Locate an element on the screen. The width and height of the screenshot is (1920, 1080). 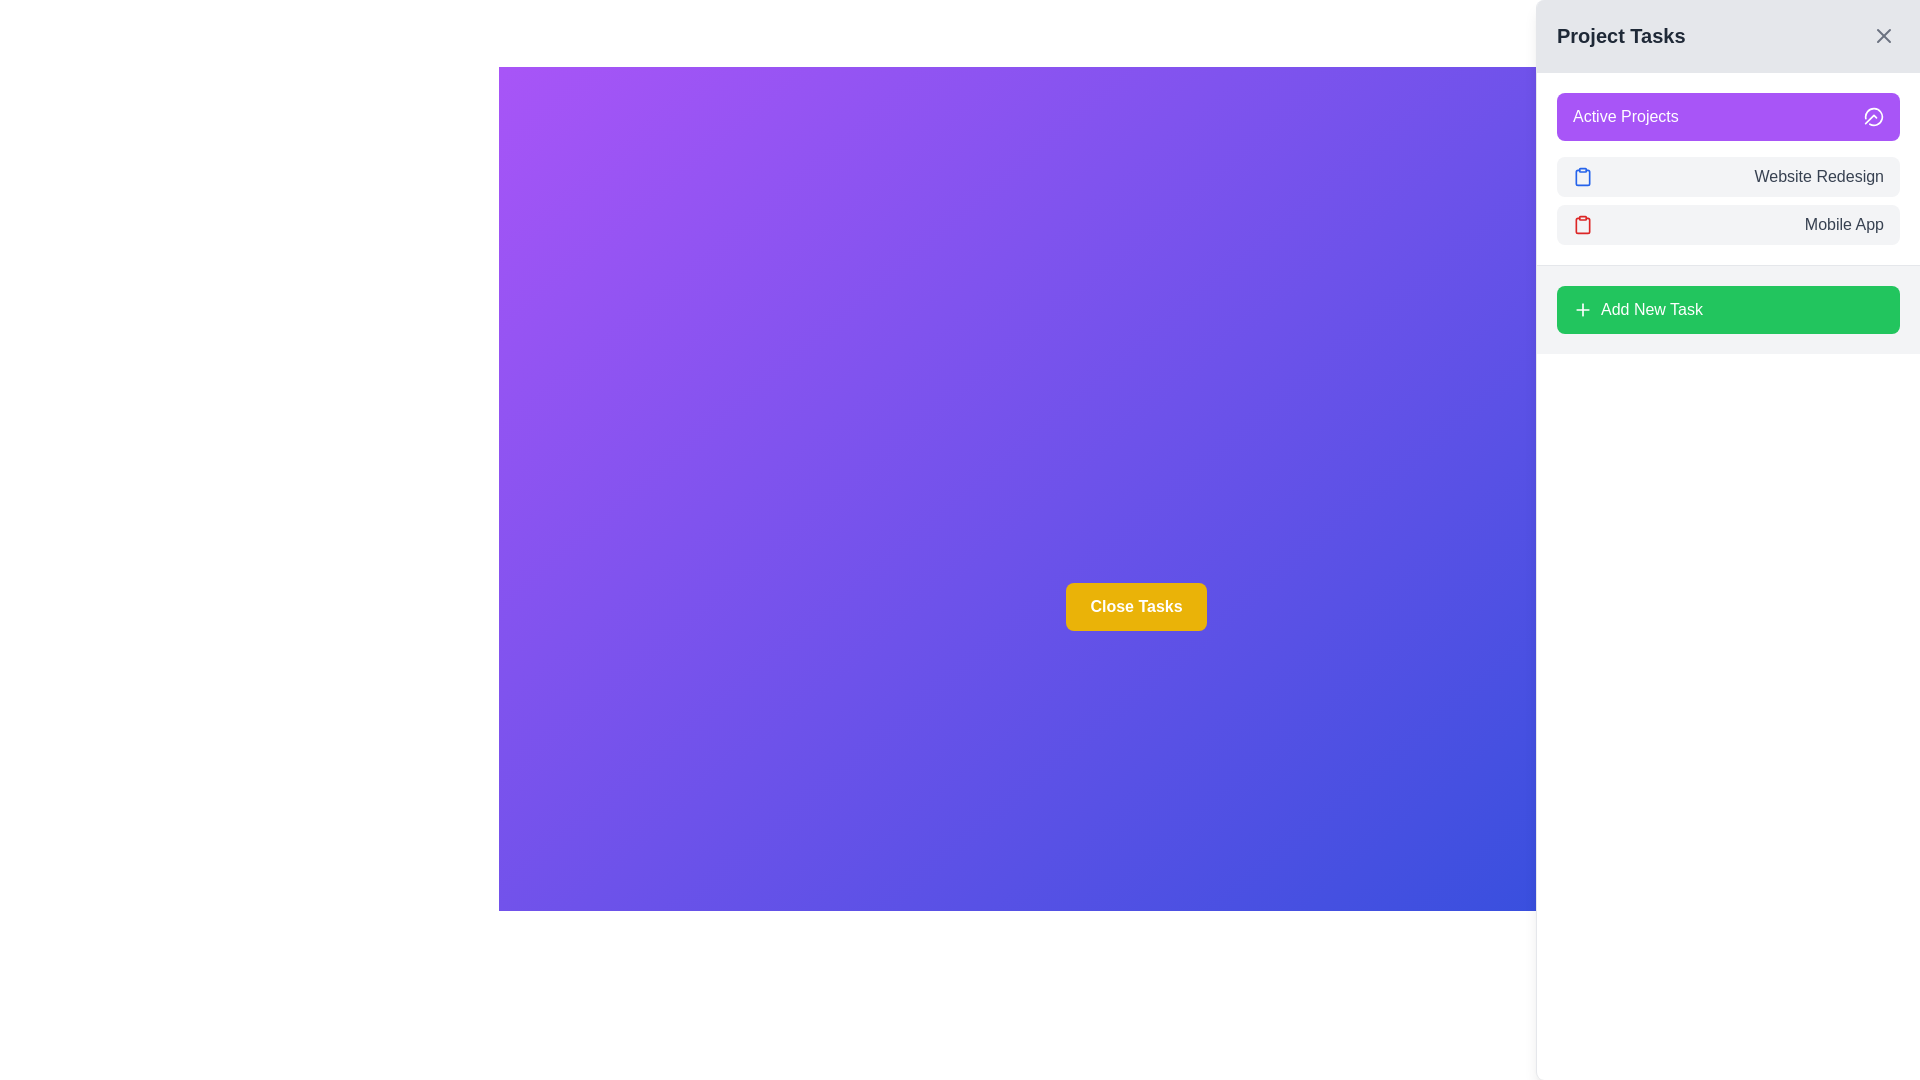
the 'Active Projects' button located at the top of the 'Project Tasks' sidebar panel is located at coordinates (1727, 116).